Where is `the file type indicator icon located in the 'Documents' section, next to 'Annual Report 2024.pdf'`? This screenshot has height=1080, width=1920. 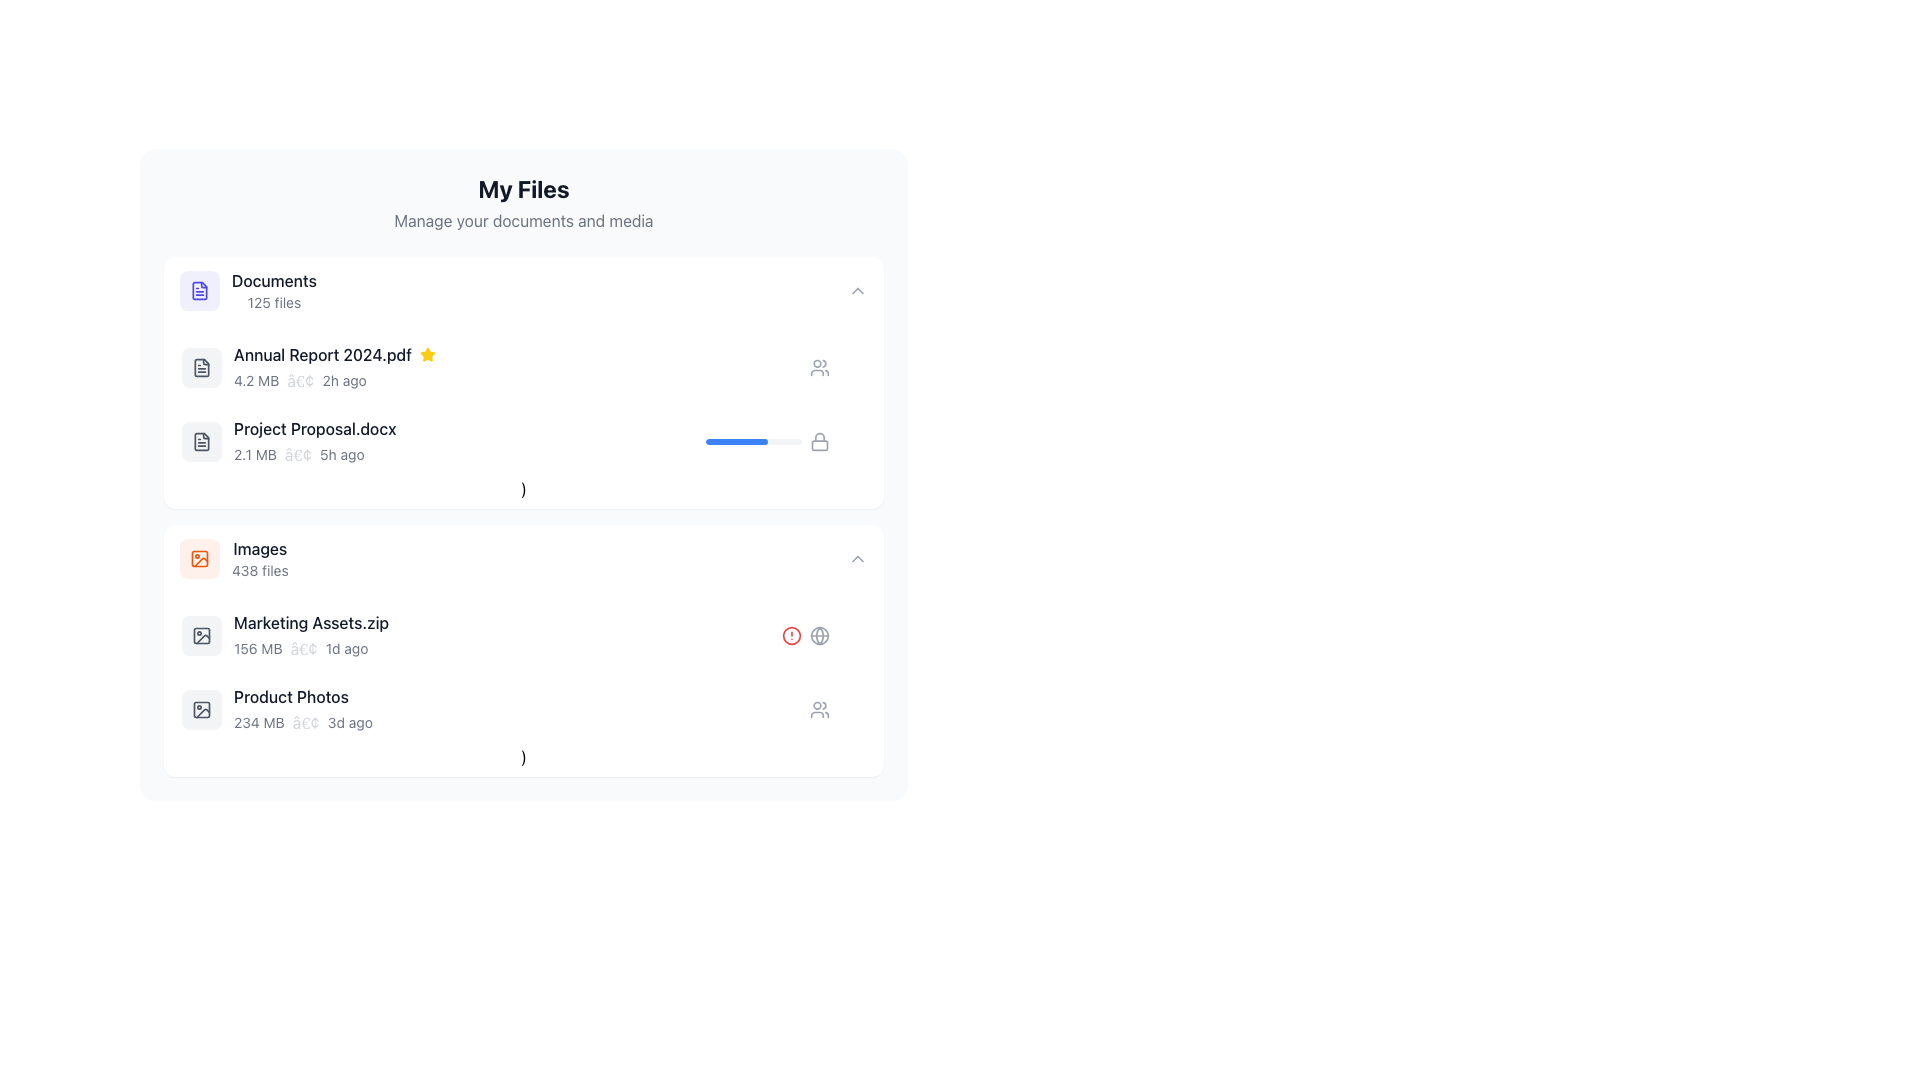
the file type indicator icon located in the 'Documents' section, next to 'Annual Report 2024.pdf' is located at coordinates (201, 367).